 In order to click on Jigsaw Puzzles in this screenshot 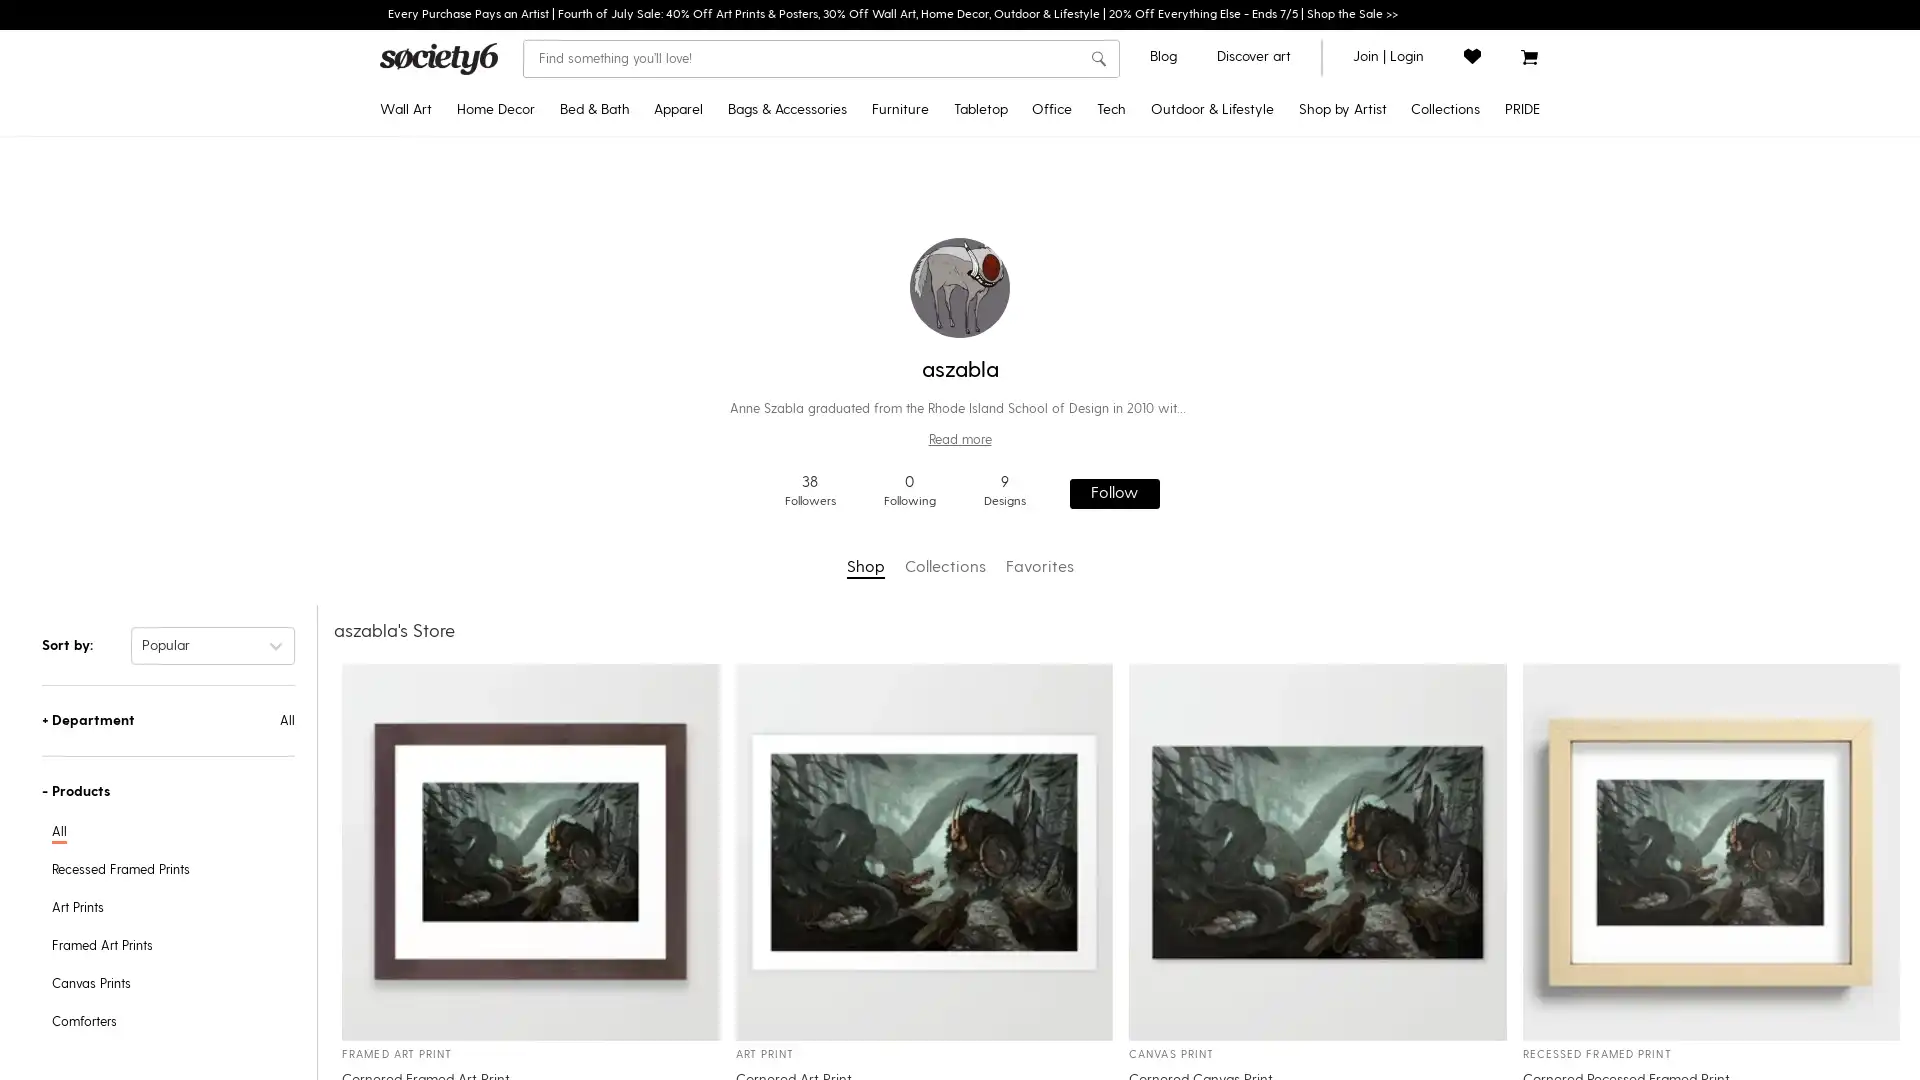, I will do `click(1101, 257)`.